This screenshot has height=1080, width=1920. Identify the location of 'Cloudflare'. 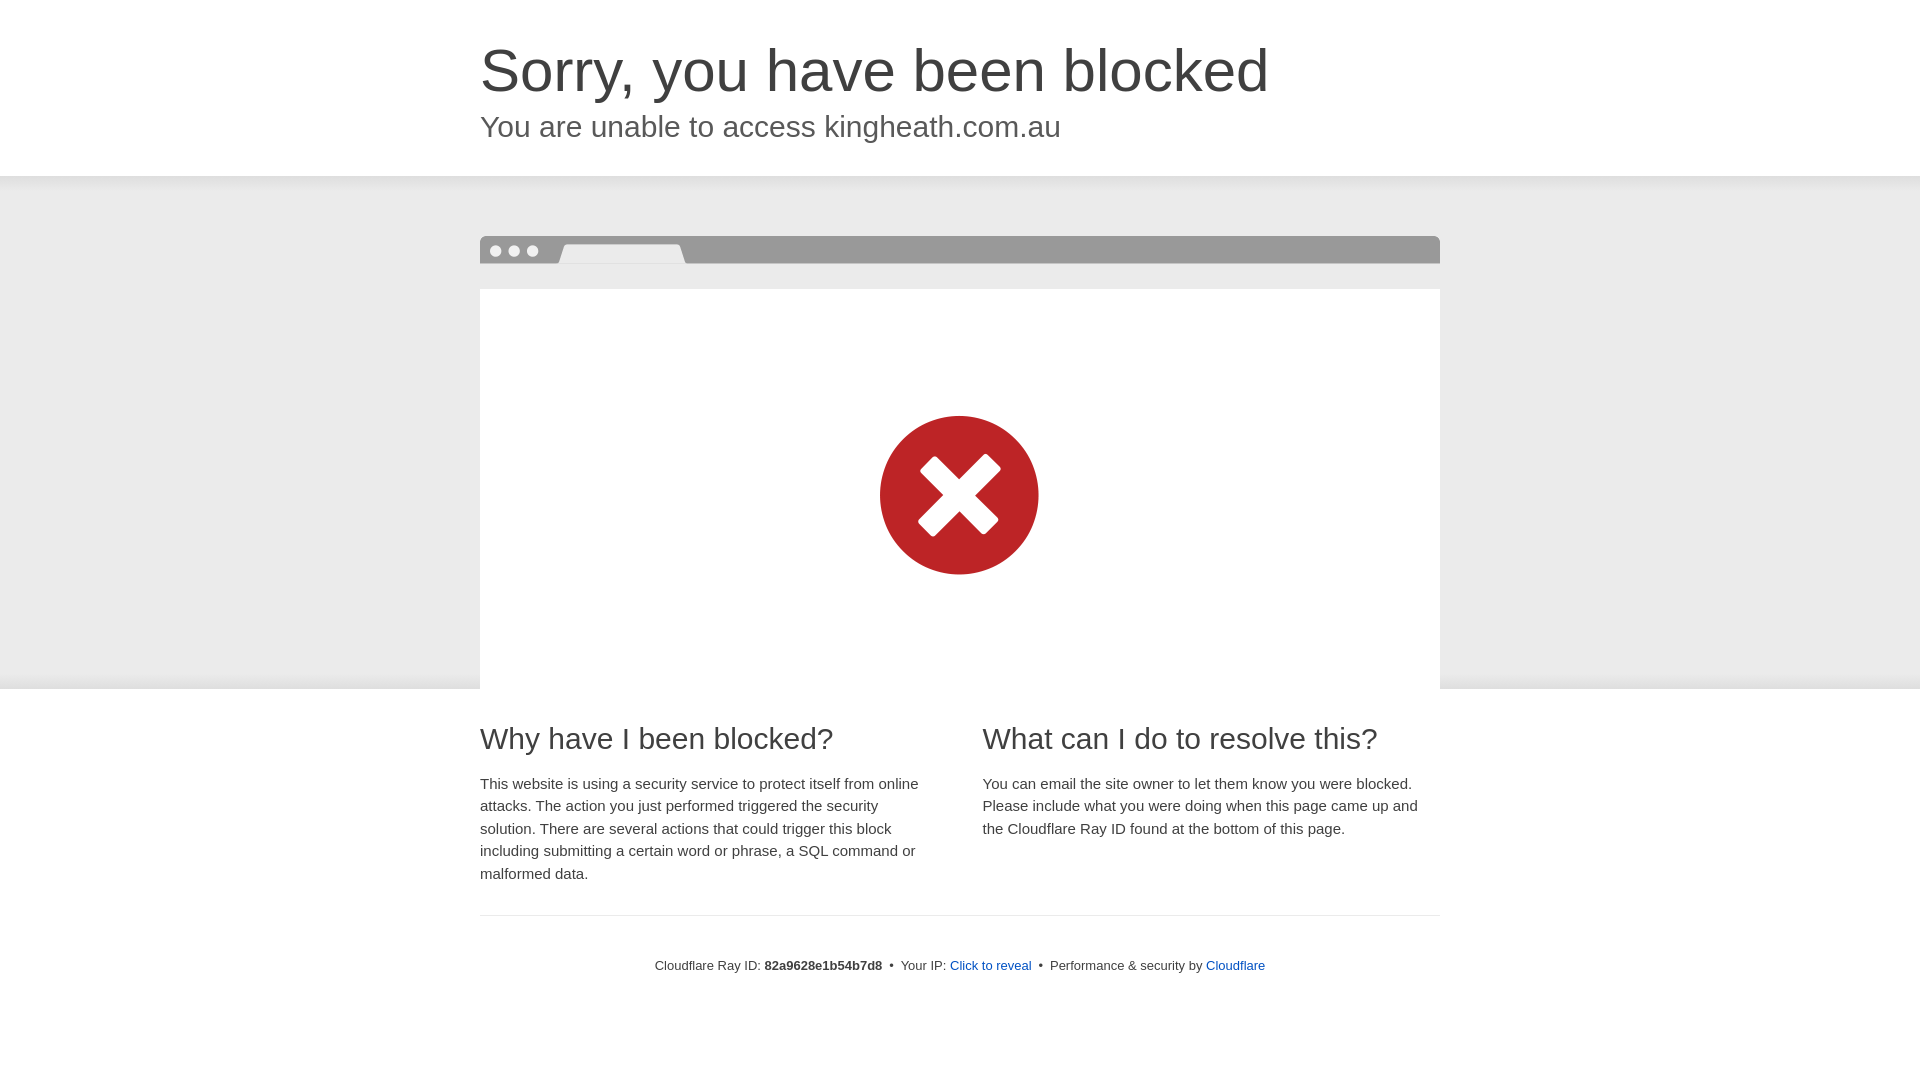
(1204, 964).